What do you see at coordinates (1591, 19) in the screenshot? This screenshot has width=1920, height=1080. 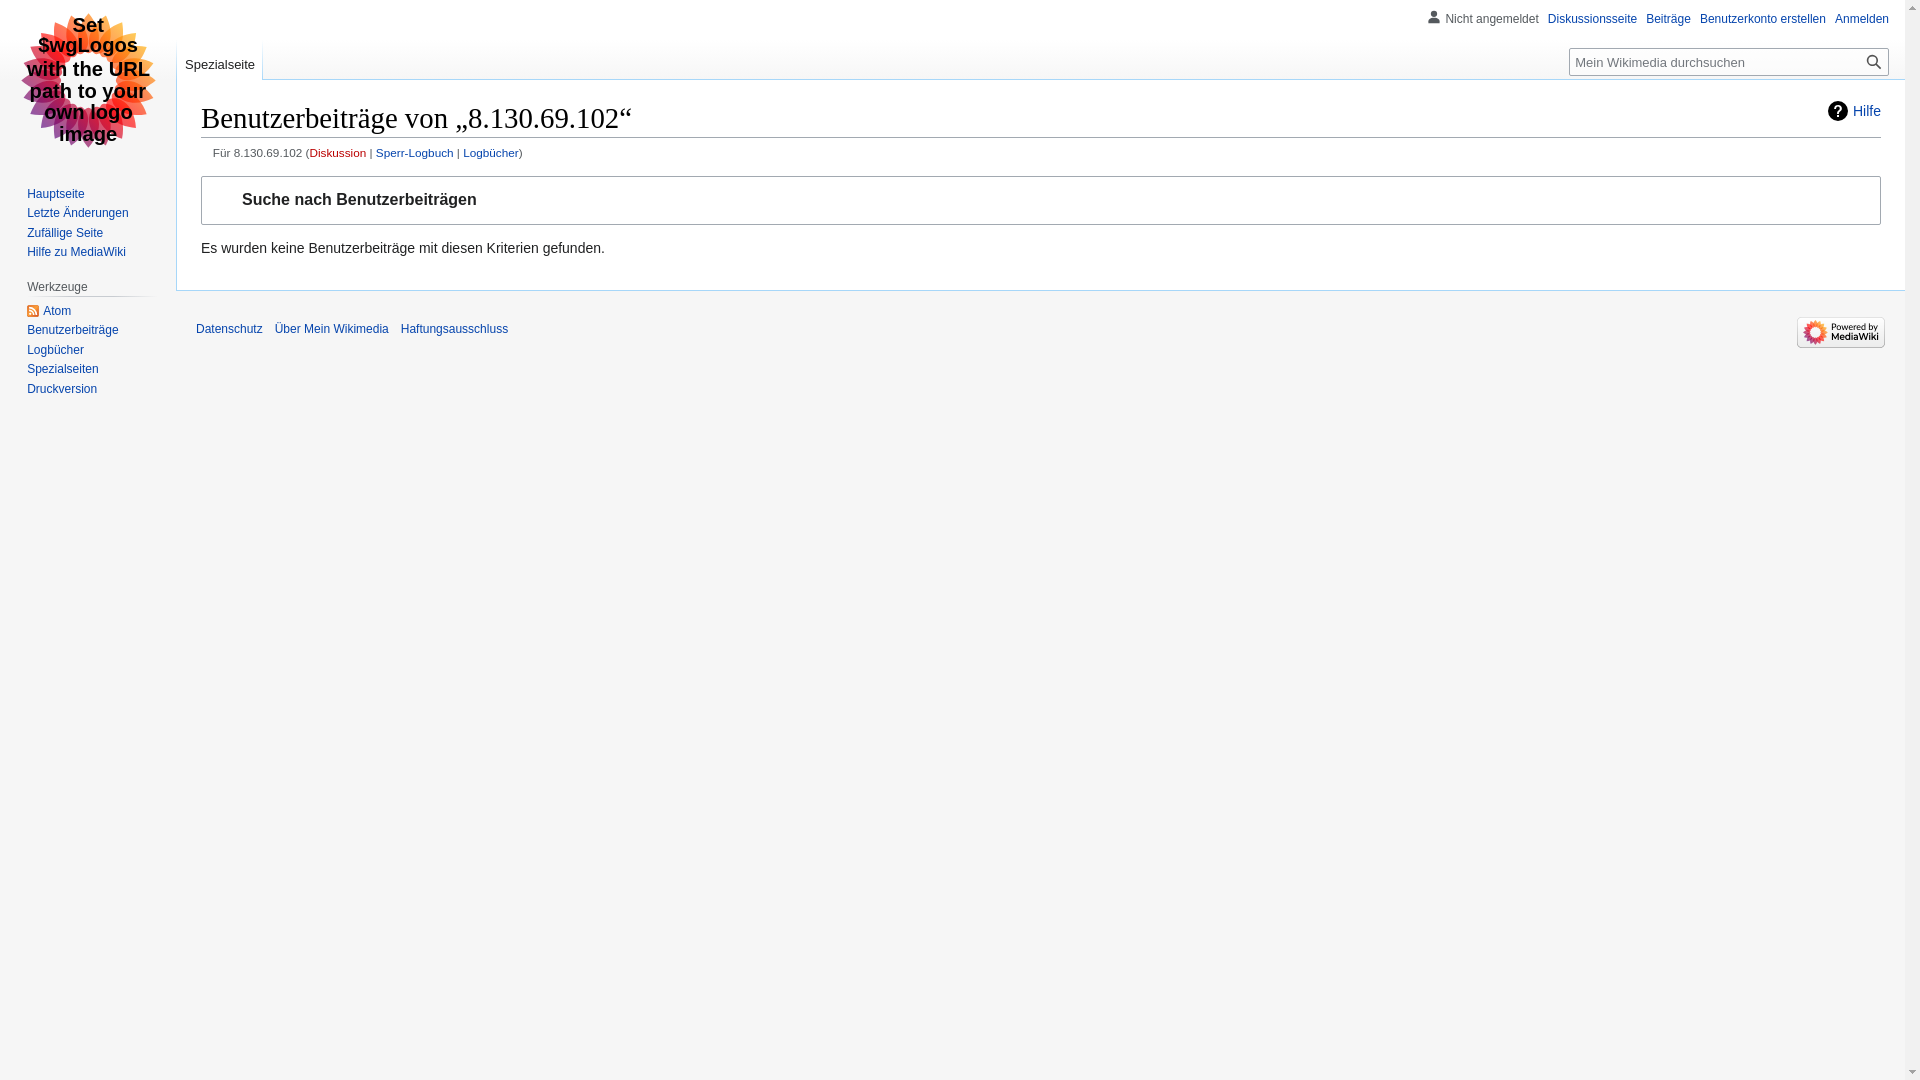 I see `'Diskussionsseite'` at bounding box center [1591, 19].